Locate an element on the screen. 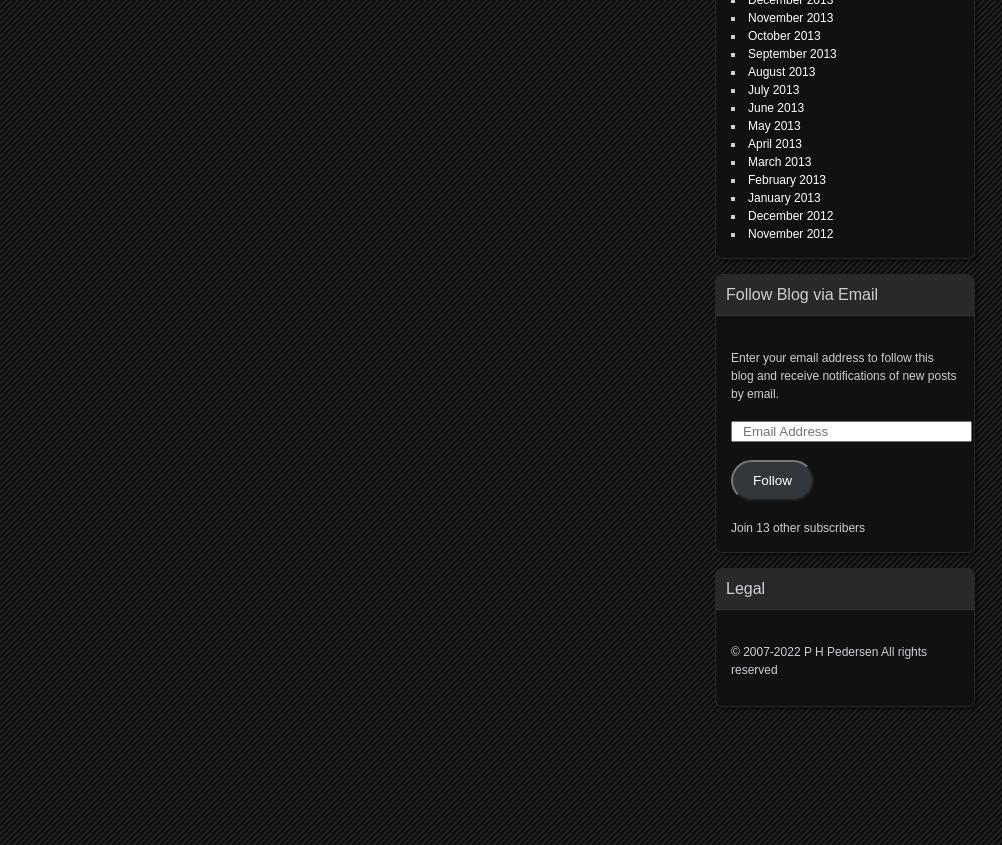 This screenshot has height=845, width=1002. 'May 2013' is located at coordinates (773, 125).